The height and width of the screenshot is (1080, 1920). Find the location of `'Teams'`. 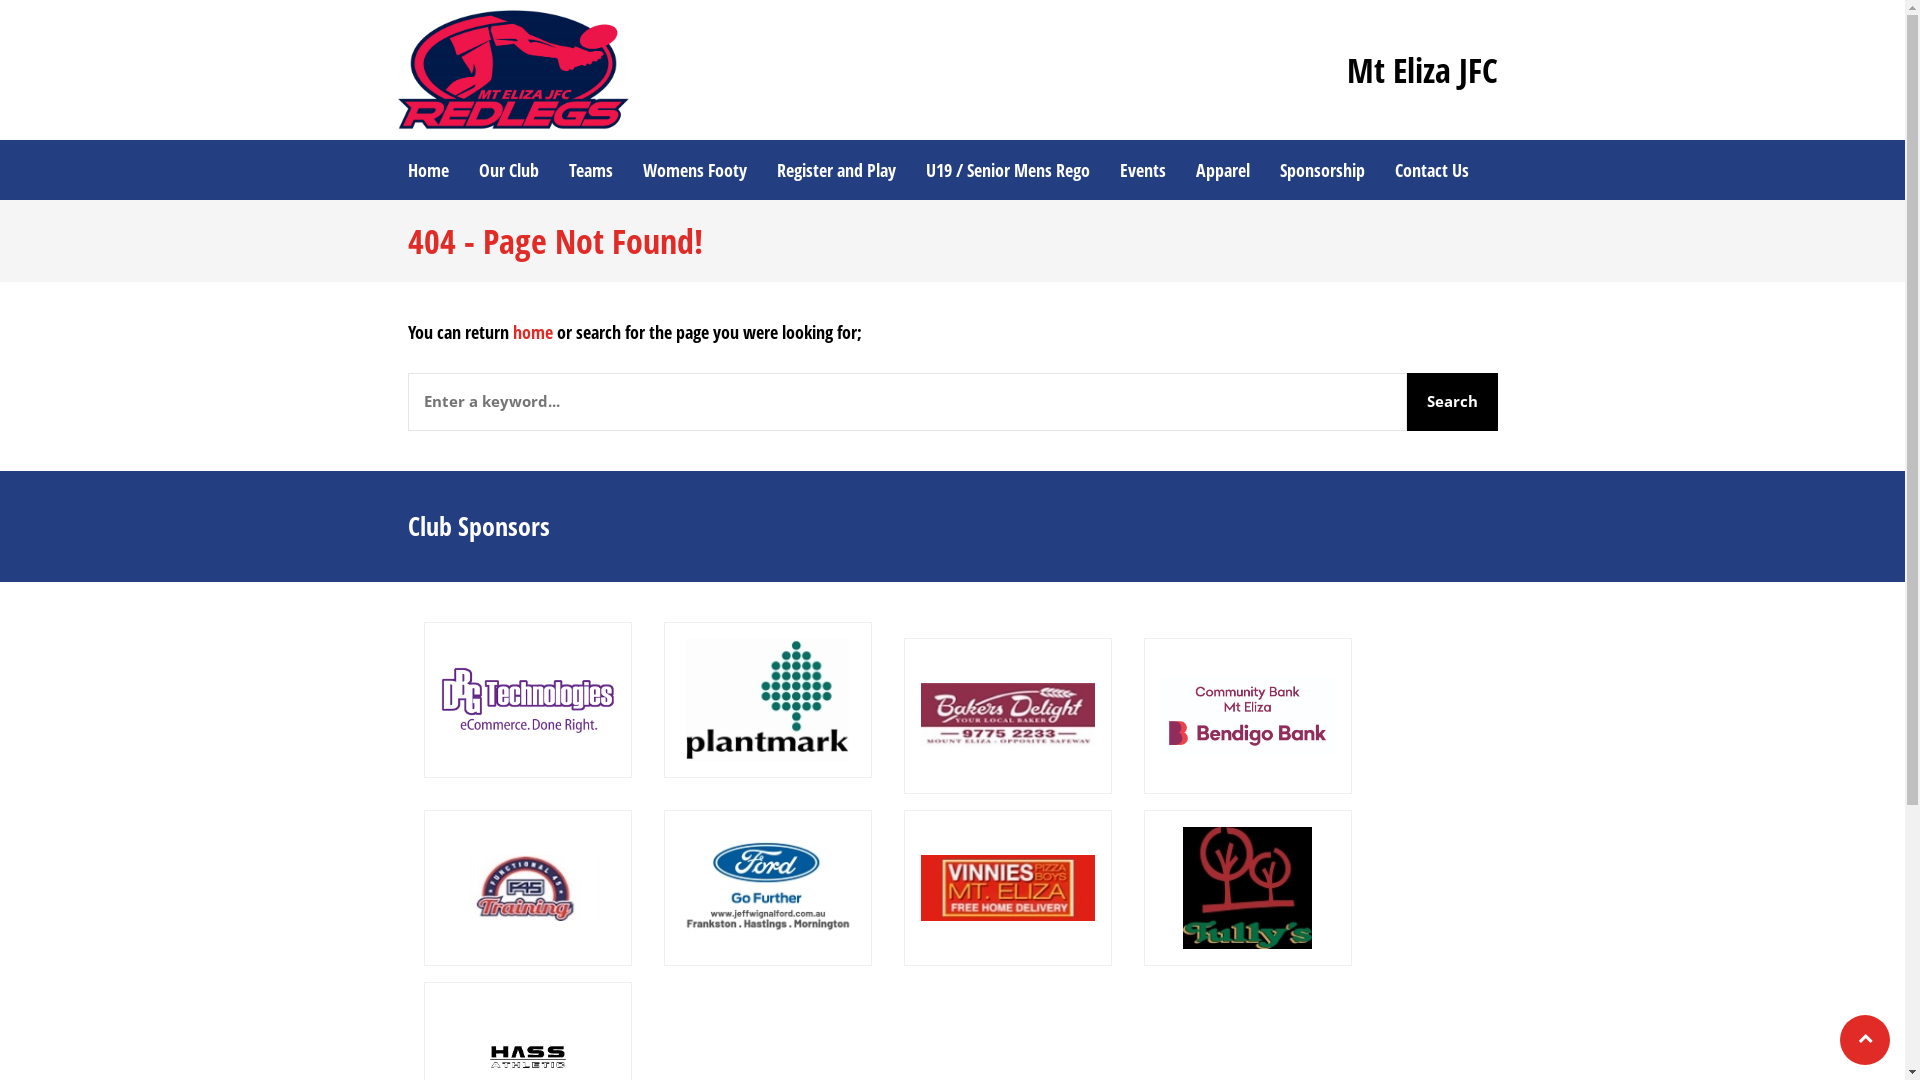

'Teams' is located at coordinates (589, 168).